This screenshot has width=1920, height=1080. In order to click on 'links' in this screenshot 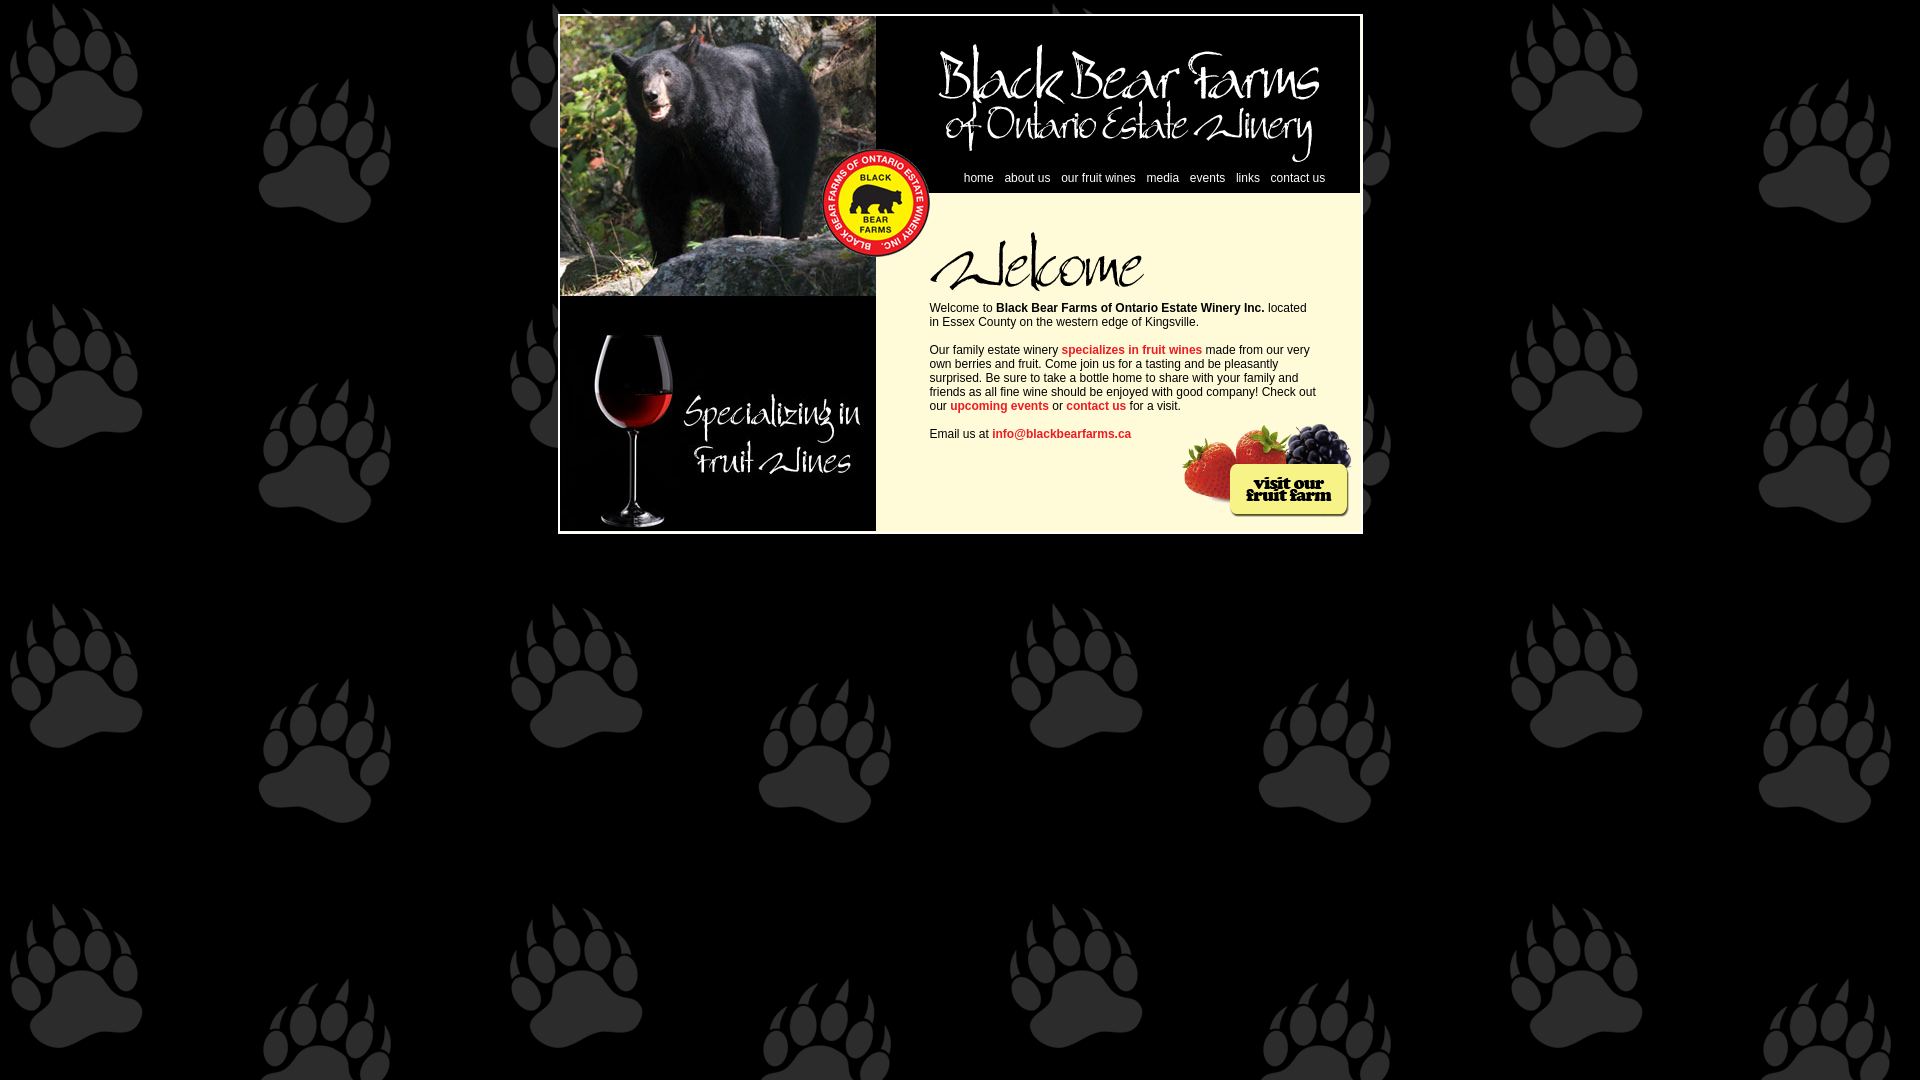, I will do `click(1235, 176)`.